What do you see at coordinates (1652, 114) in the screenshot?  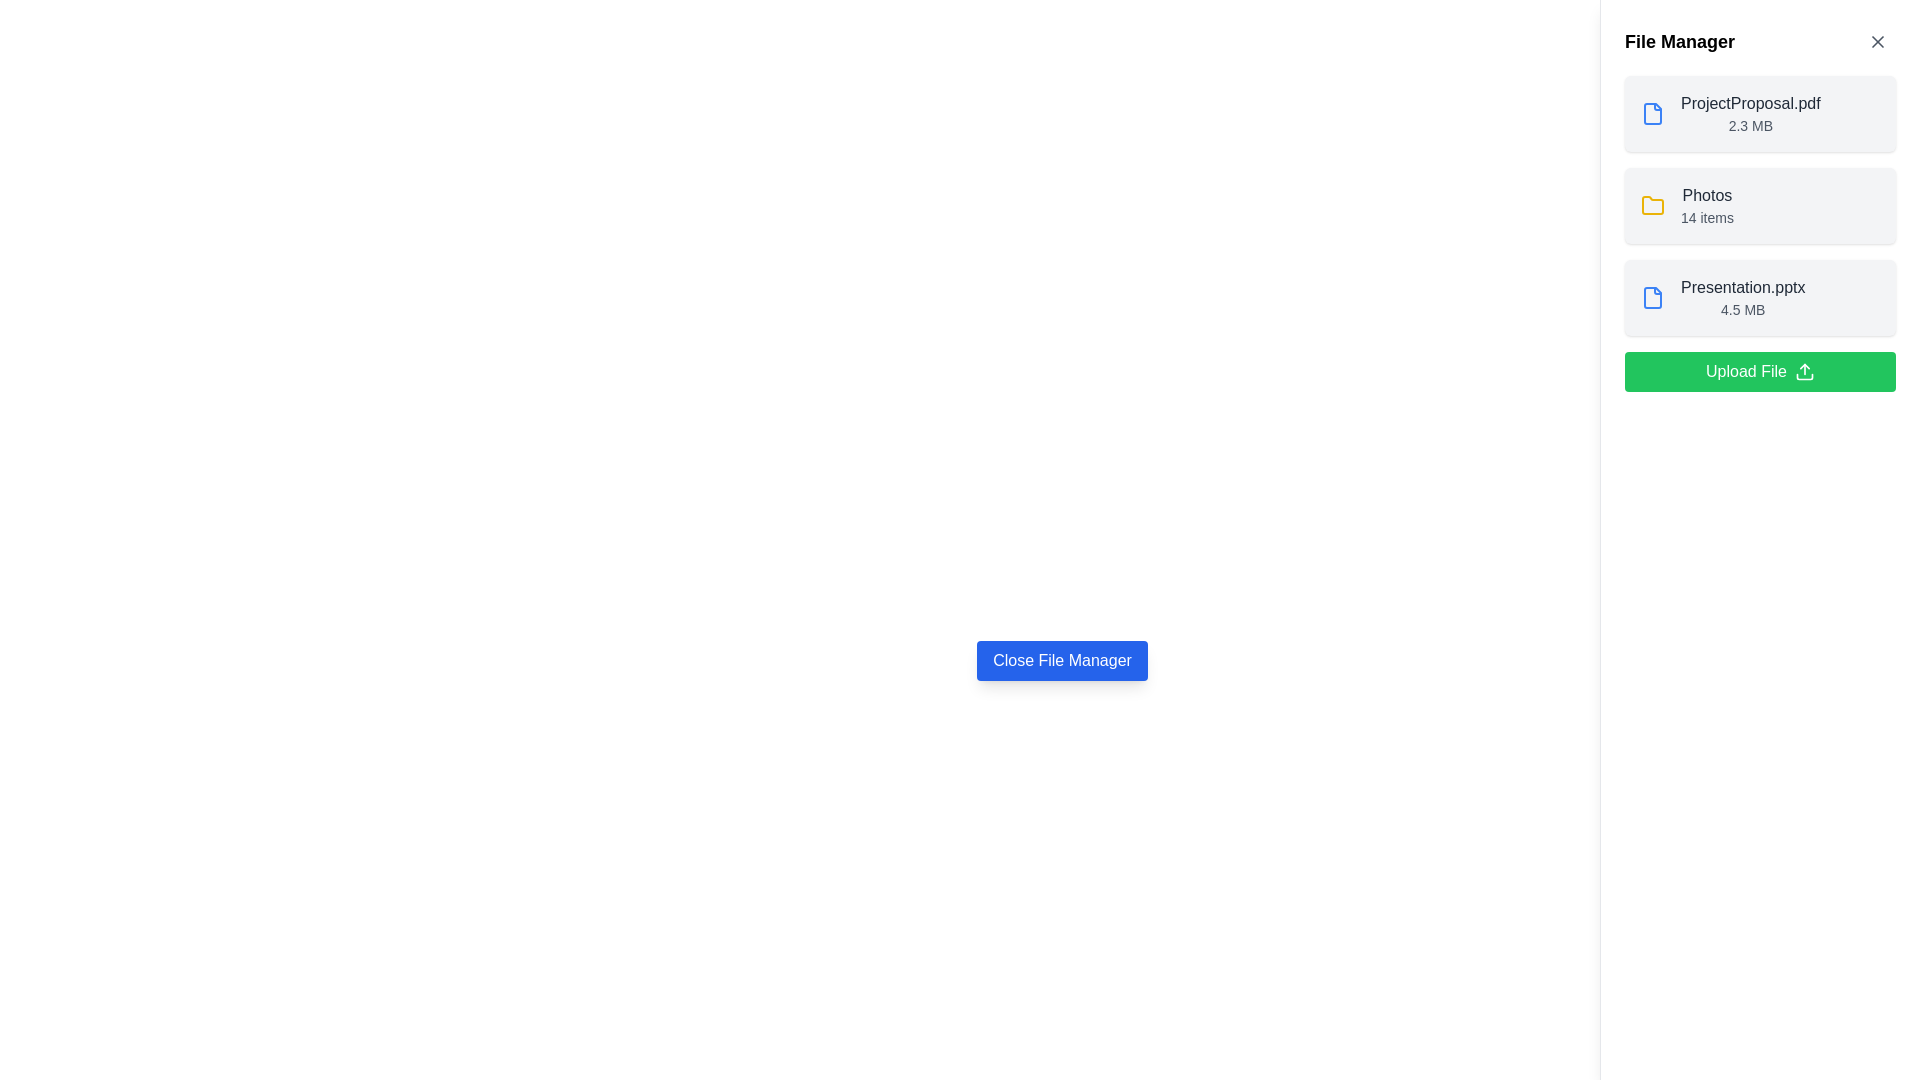 I see `the file icon representing 'ProjectProposal.pdf', which is characterized by its standard document shape with a folded corner and is blue in color, located at the beginning of the list item` at bounding box center [1652, 114].